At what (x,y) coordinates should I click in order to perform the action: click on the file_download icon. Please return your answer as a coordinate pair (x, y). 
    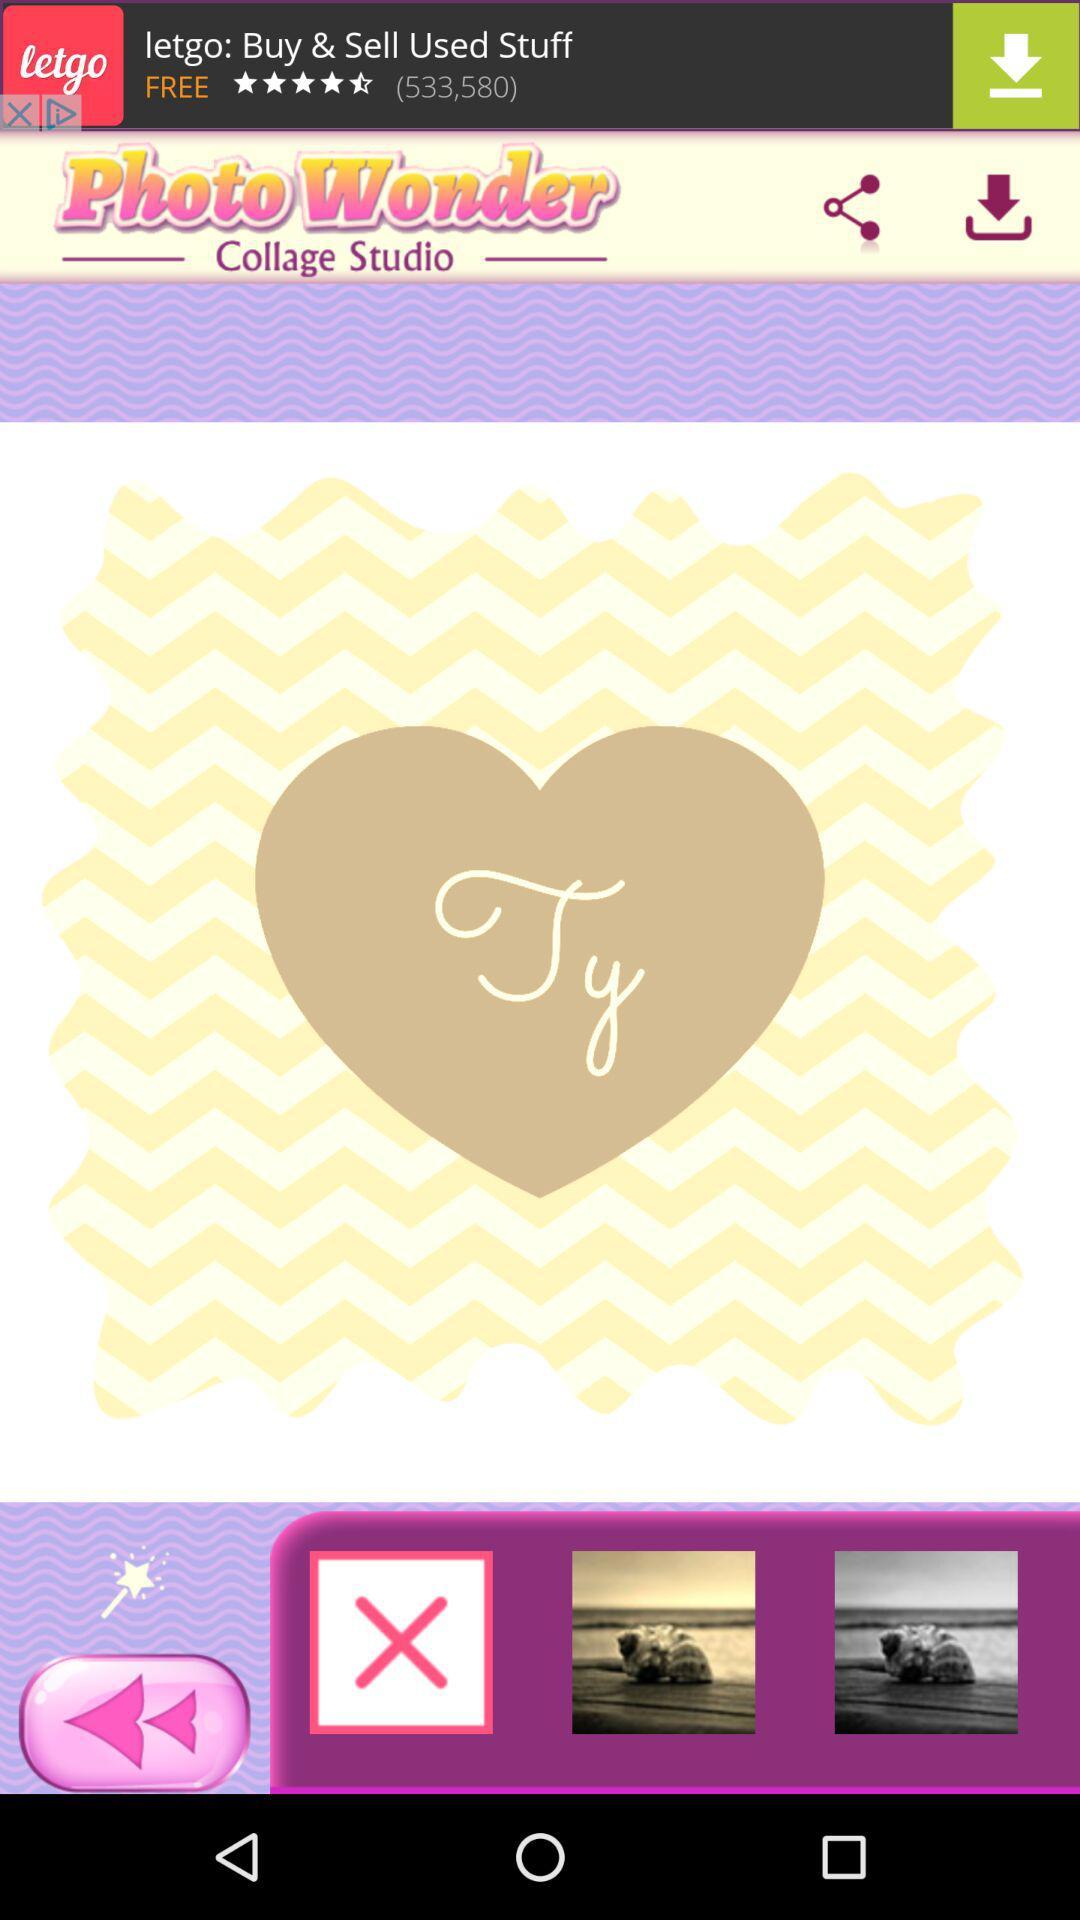
    Looking at the image, I should click on (998, 207).